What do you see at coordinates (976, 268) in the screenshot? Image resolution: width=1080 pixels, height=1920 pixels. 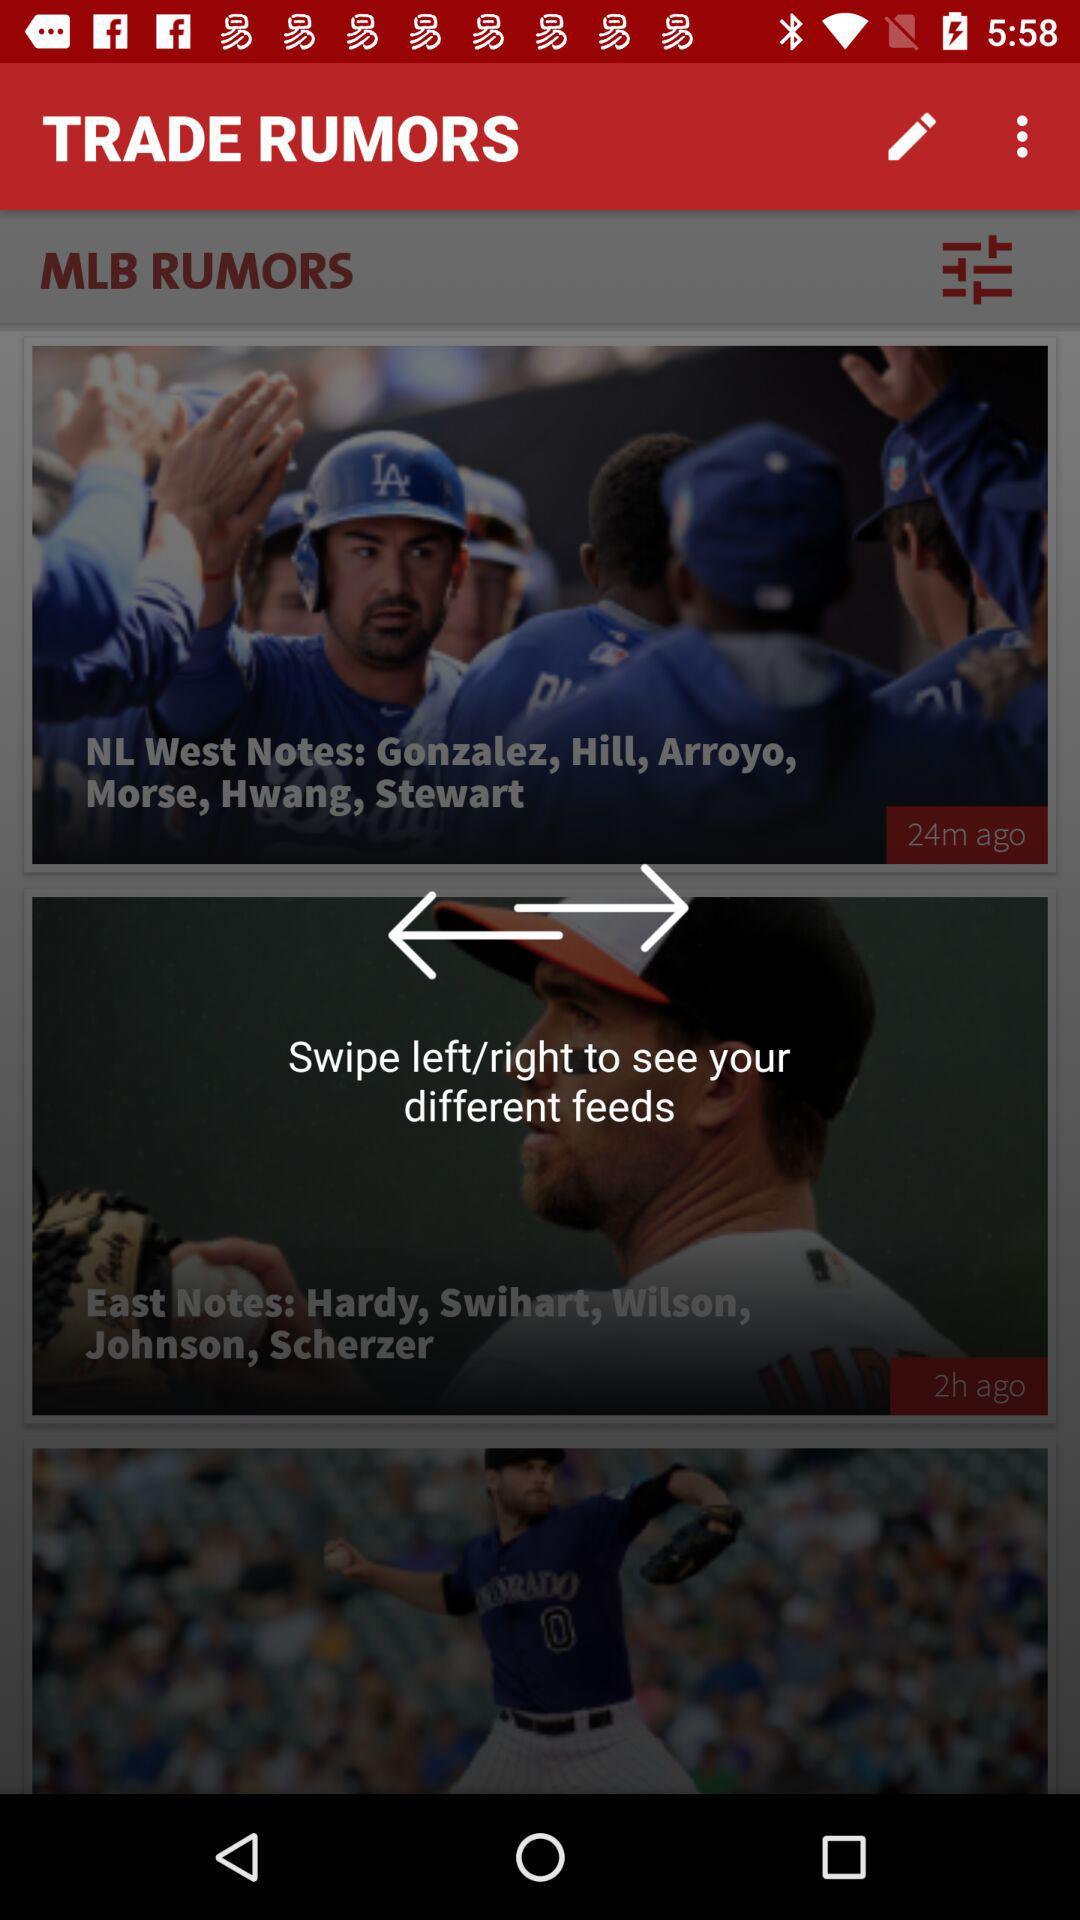 I see `the sliders icon` at bounding box center [976, 268].